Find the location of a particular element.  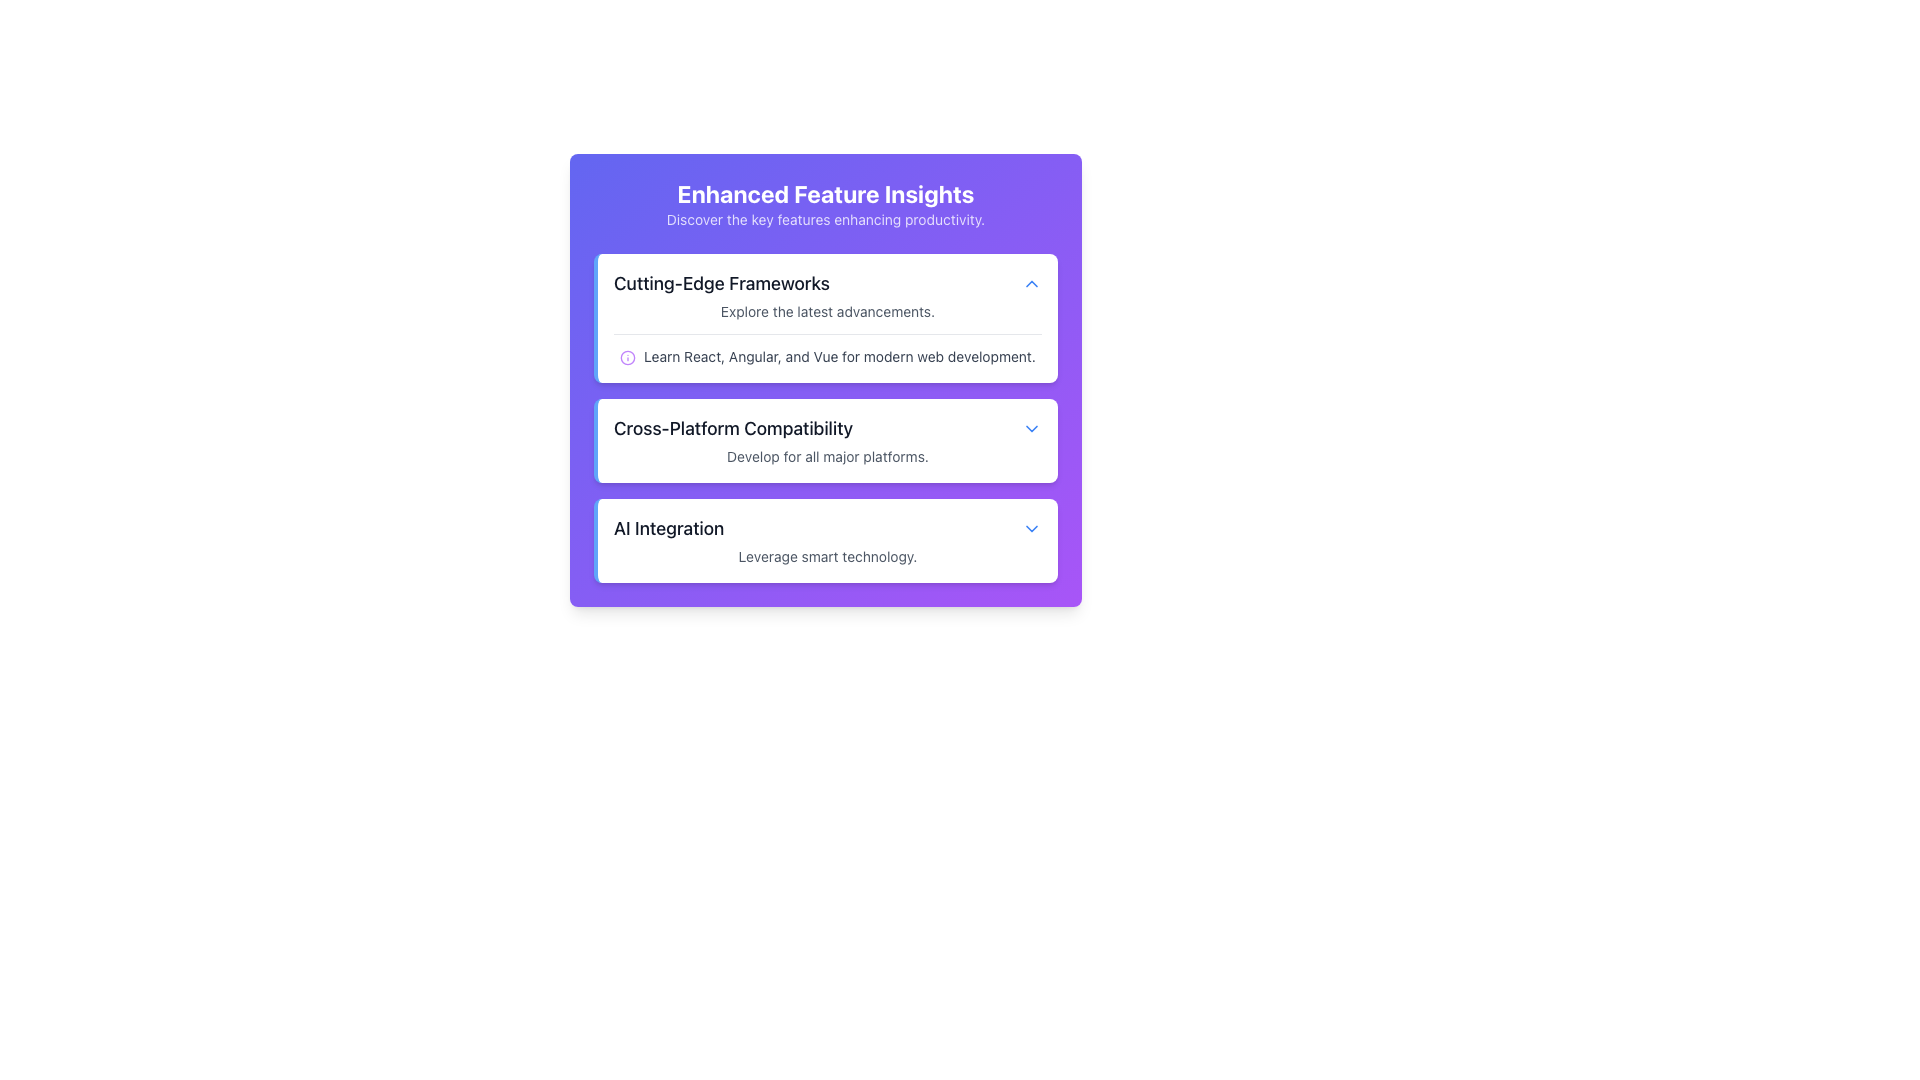

the text label containing the phrase 'Develop for all major platforms.' which is styled with small gray text and positioned below the 'Cross-Platform Compatibility' title is located at coordinates (828, 456).